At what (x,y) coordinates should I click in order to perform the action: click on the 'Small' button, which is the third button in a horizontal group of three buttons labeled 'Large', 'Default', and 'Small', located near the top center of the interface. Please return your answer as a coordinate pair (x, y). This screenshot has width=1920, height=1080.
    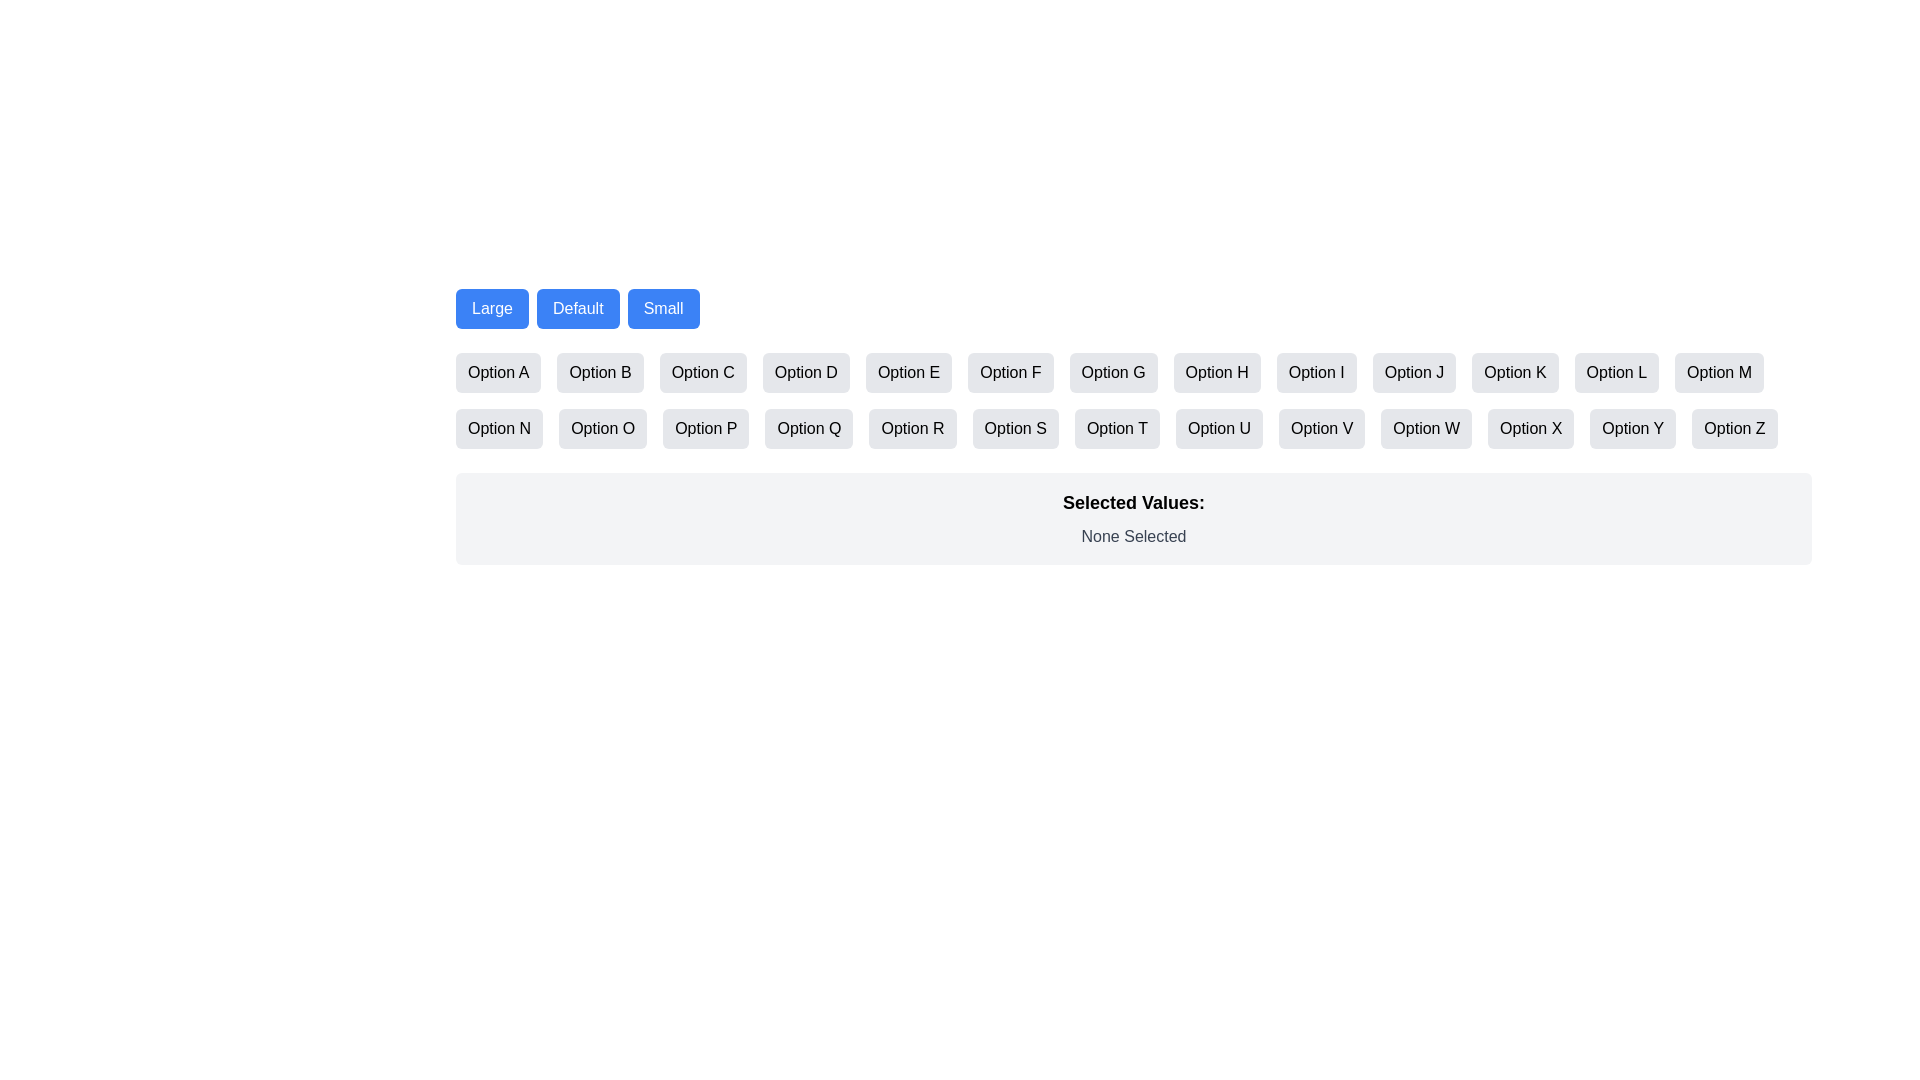
    Looking at the image, I should click on (663, 308).